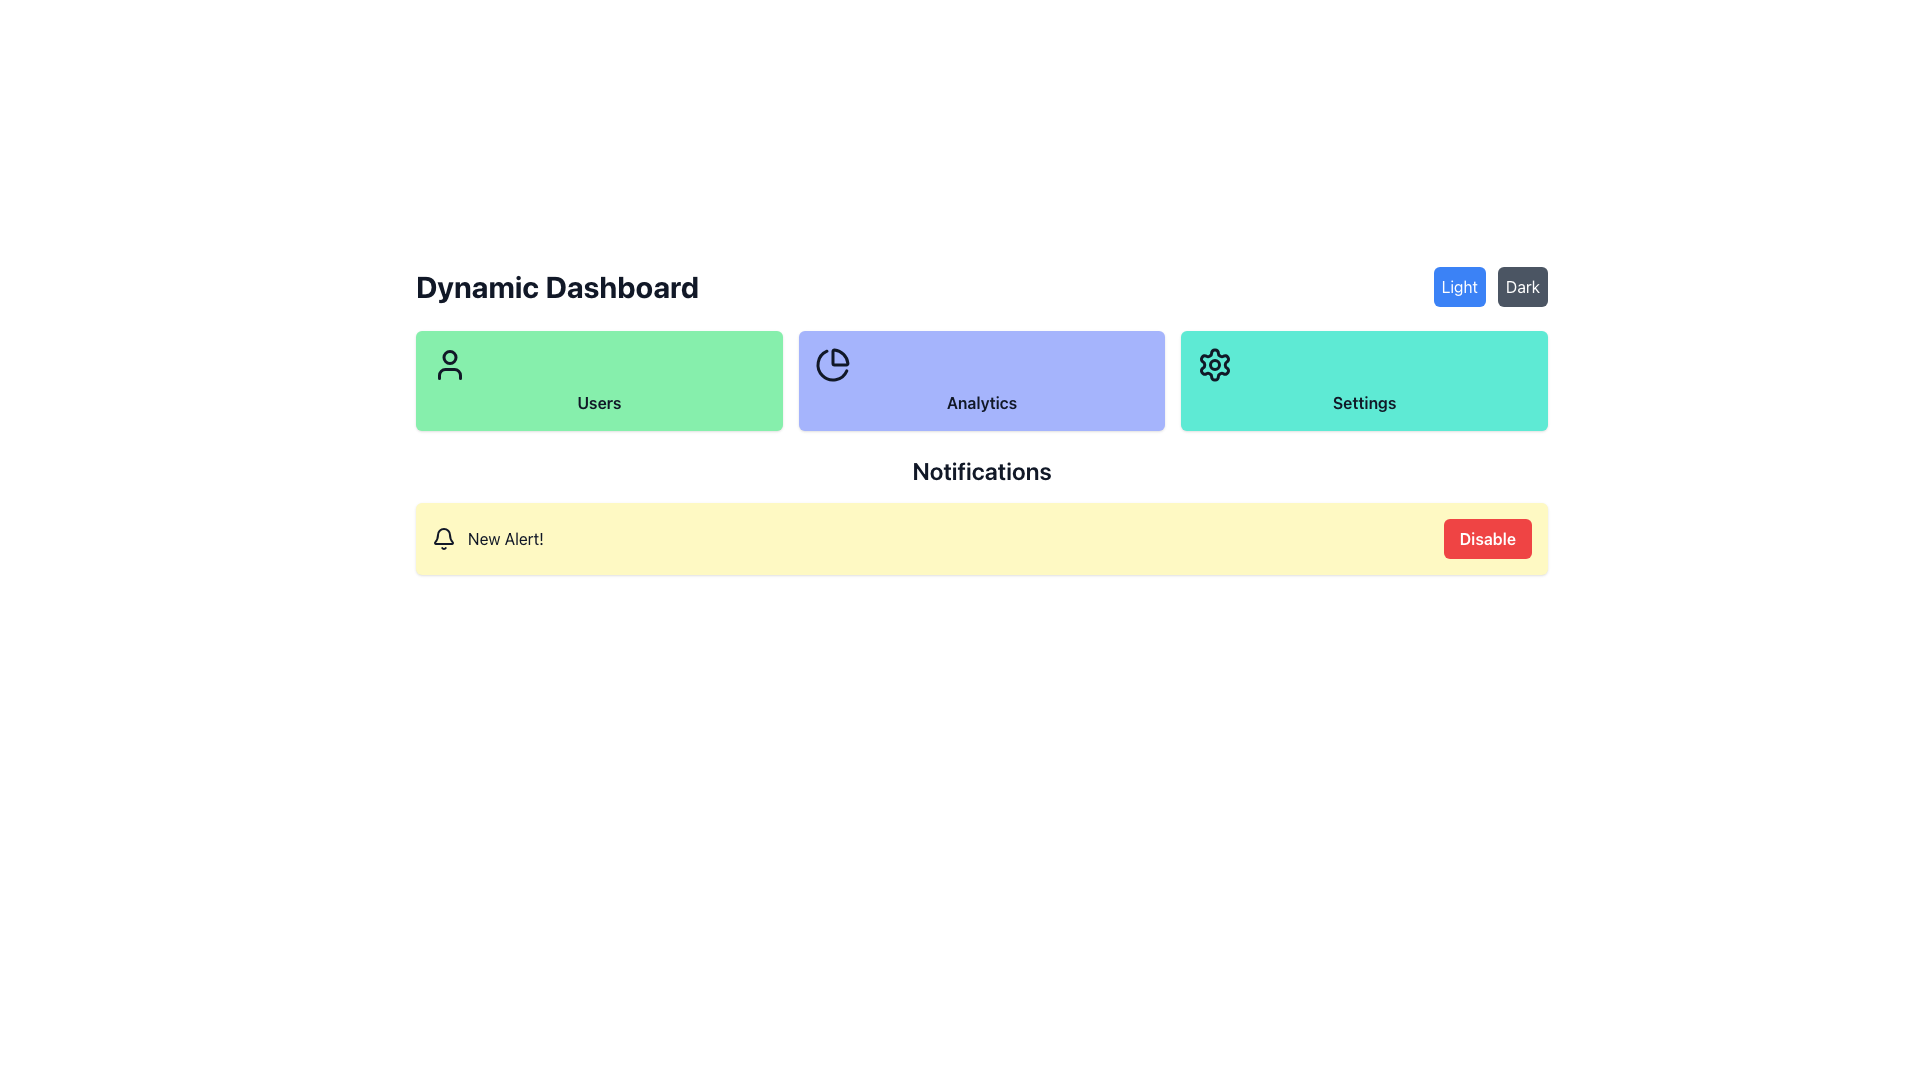 The width and height of the screenshot is (1920, 1080). I want to click on text from the label indicating settings or configuration options, which is located within a teal rectangular button below a gear icon, so click(1363, 402).